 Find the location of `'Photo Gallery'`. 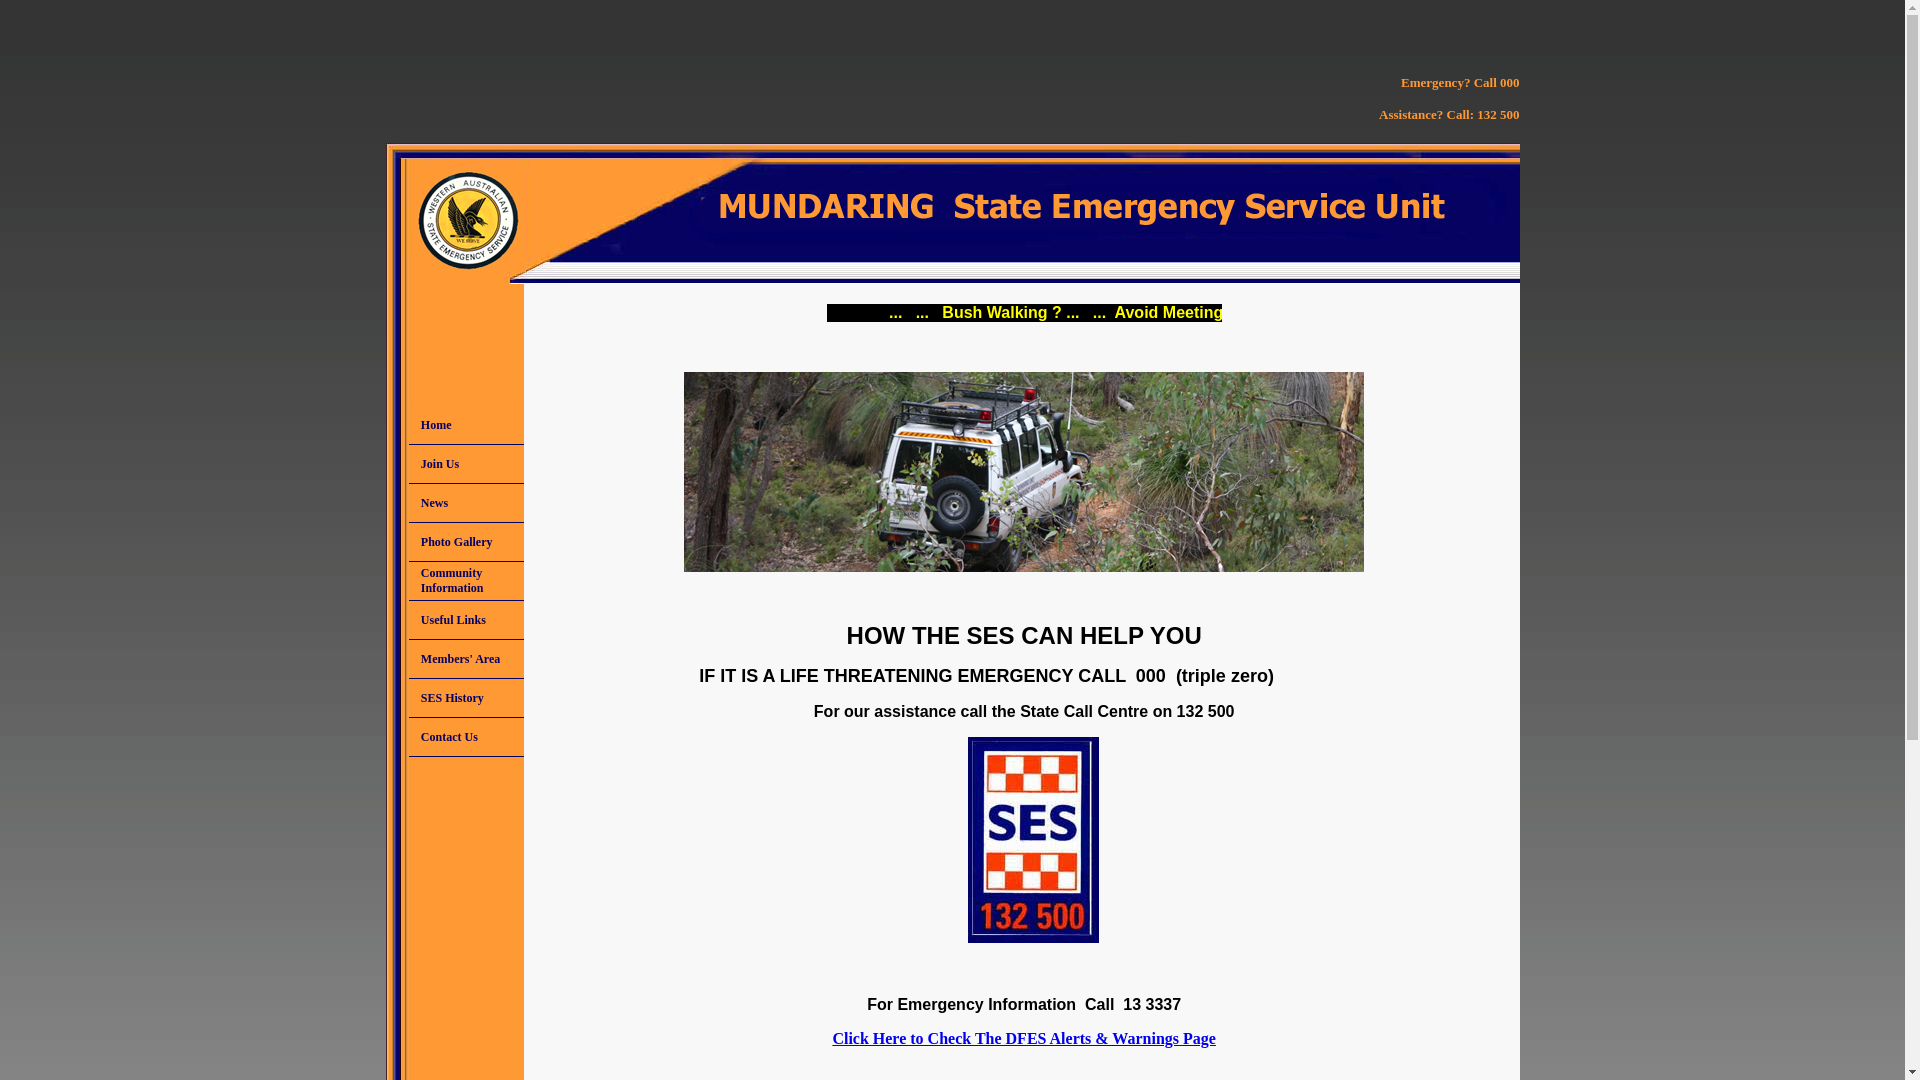

'Photo Gallery' is located at coordinates (407, 542).